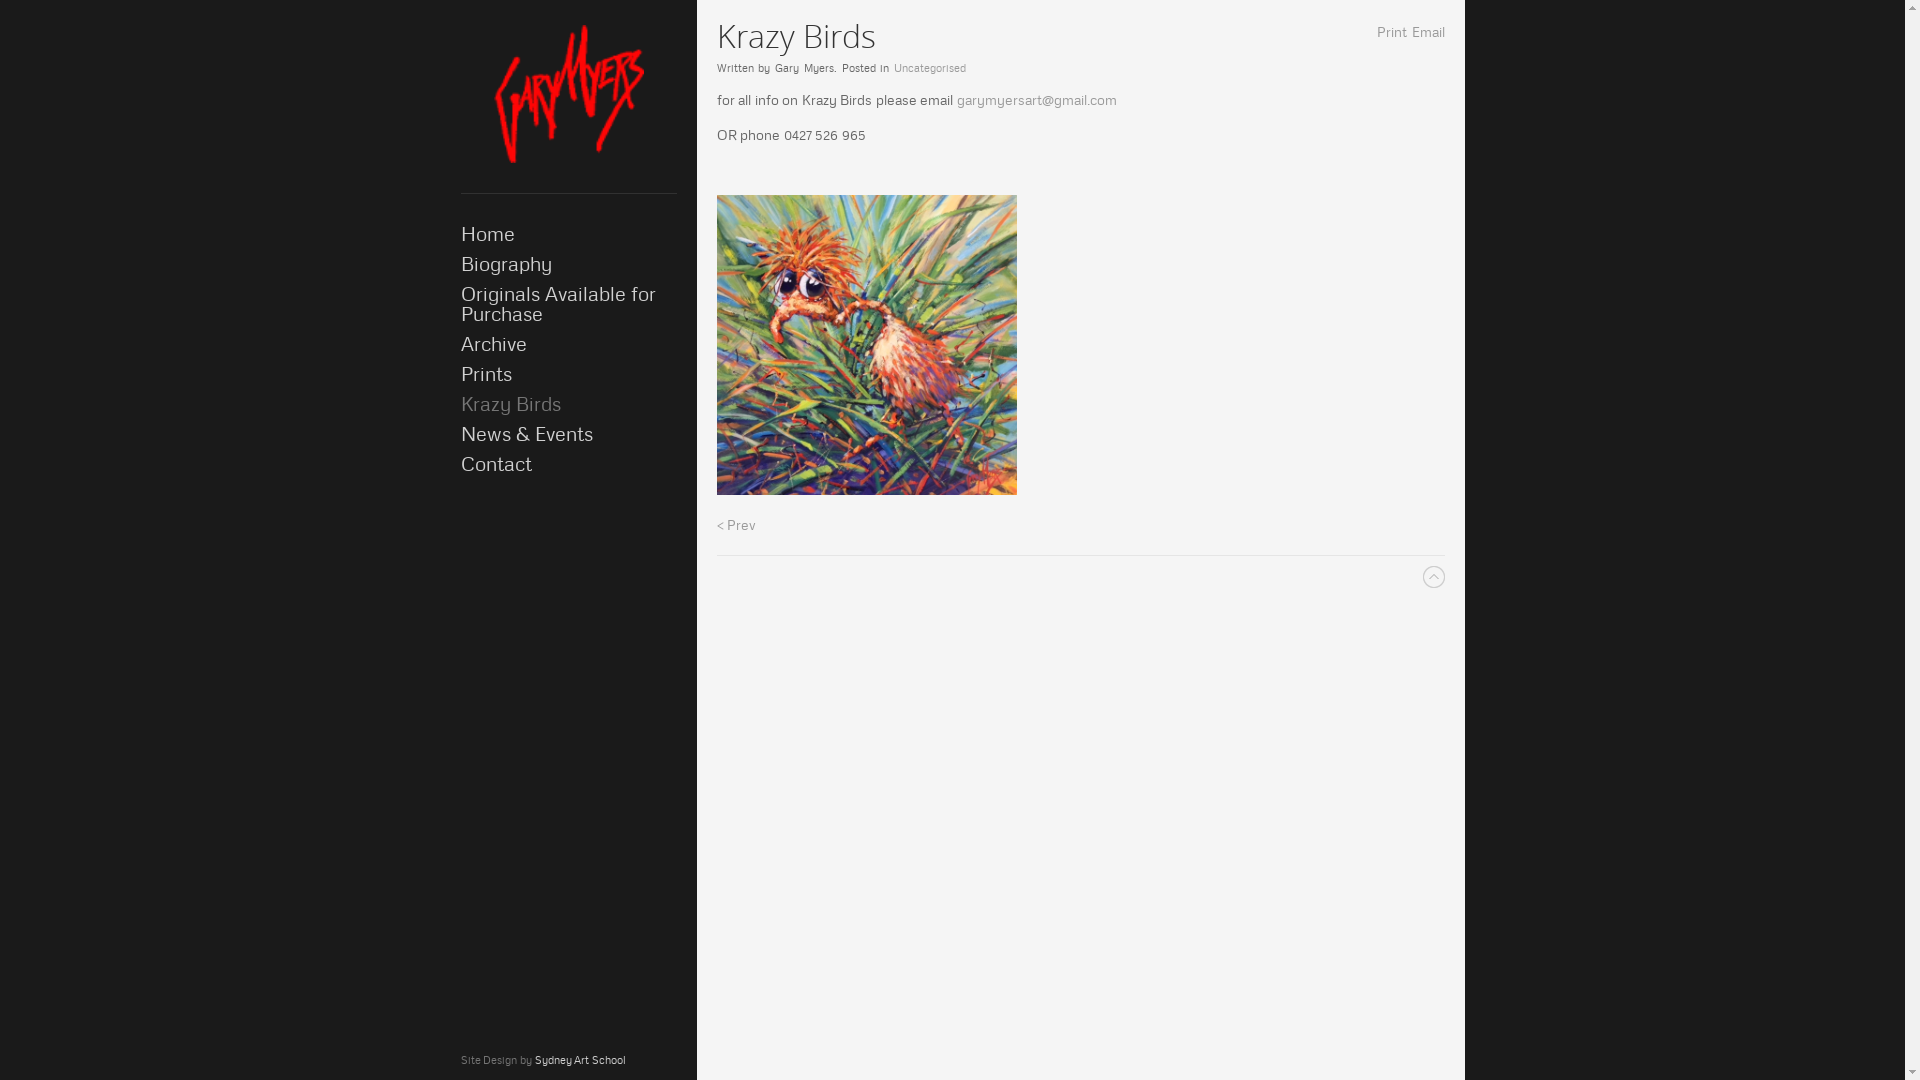  I want to click on 'Prints', so click(566, 374).